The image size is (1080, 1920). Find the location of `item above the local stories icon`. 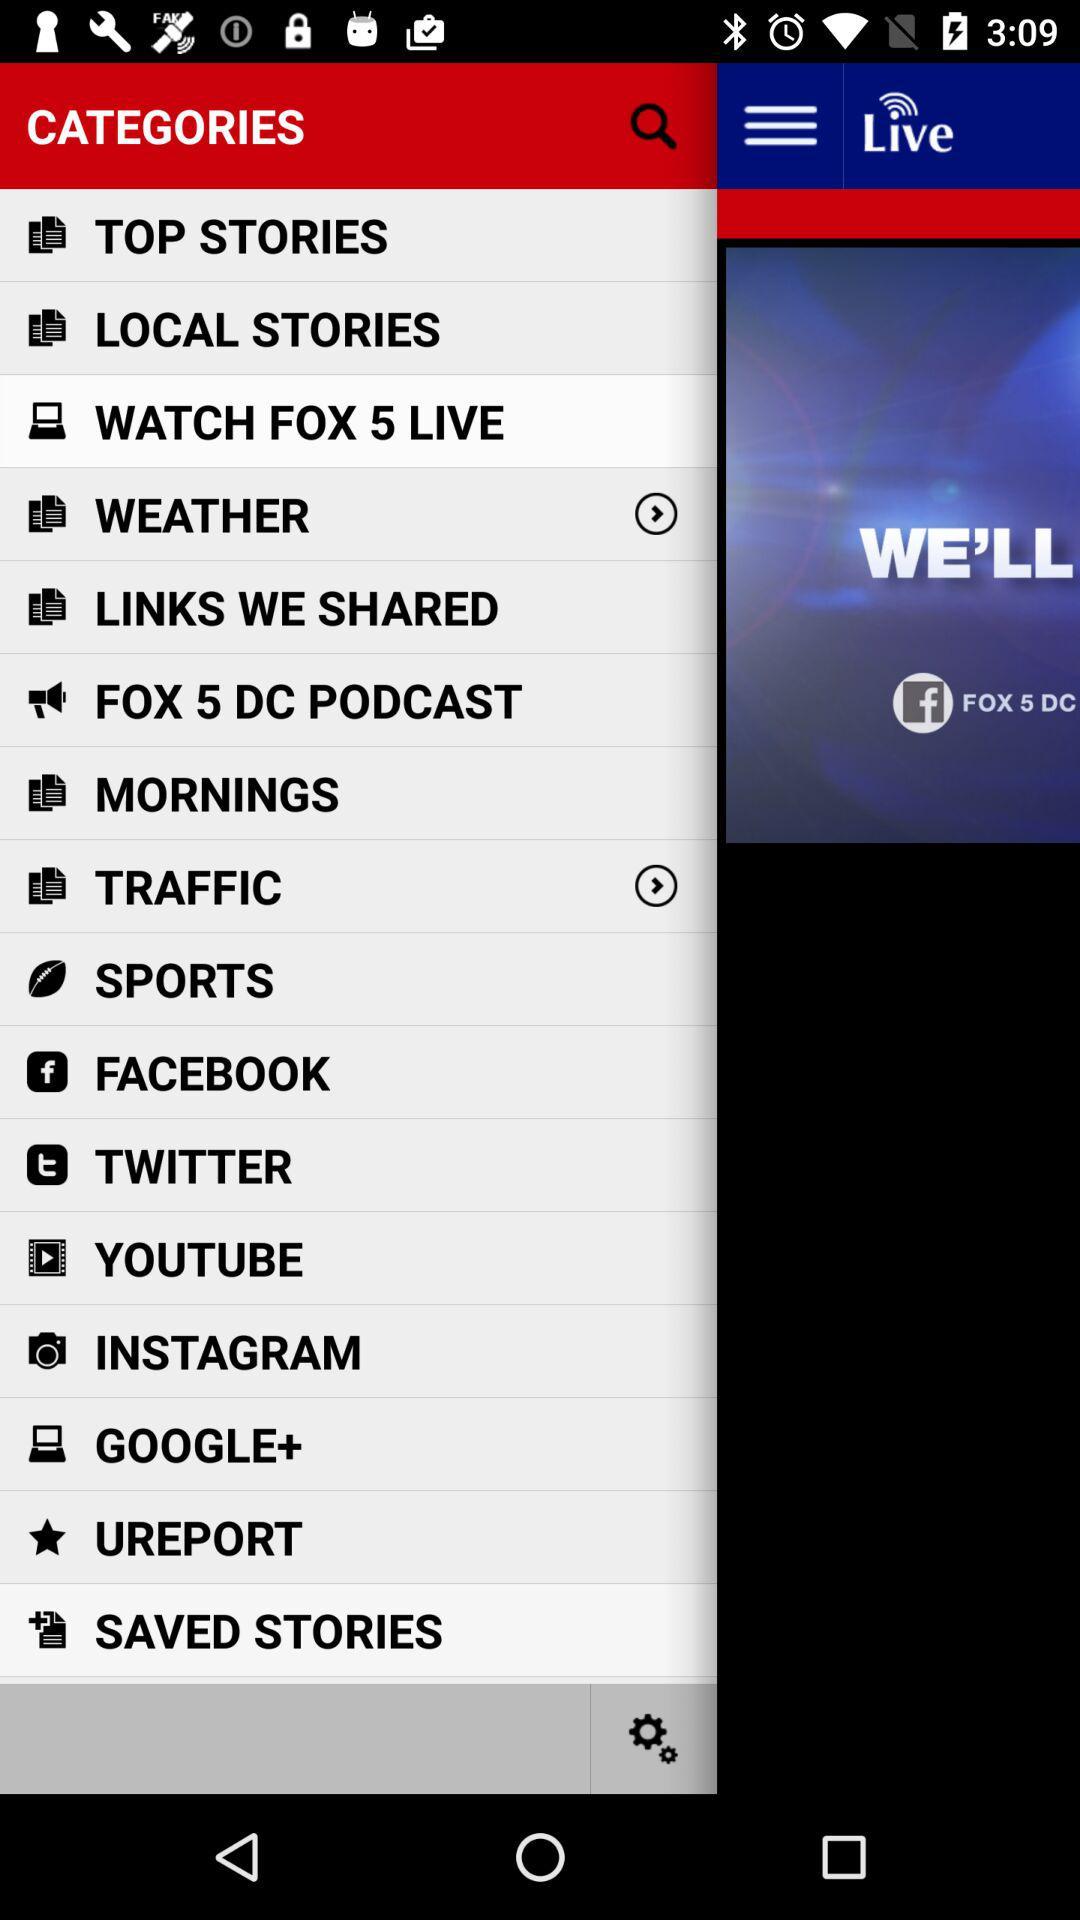

item above the local stories icon is located at coordinates (240, 235).